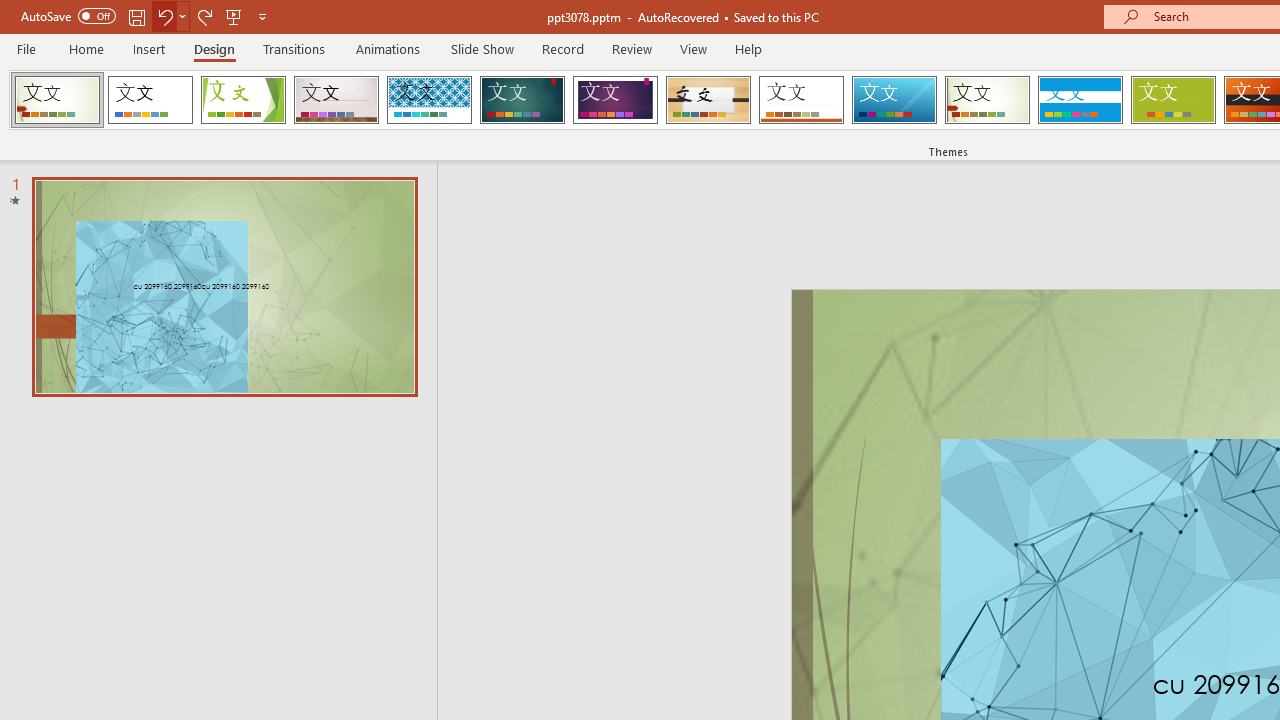  I want to click on 'Banded', so click(1079, 100).